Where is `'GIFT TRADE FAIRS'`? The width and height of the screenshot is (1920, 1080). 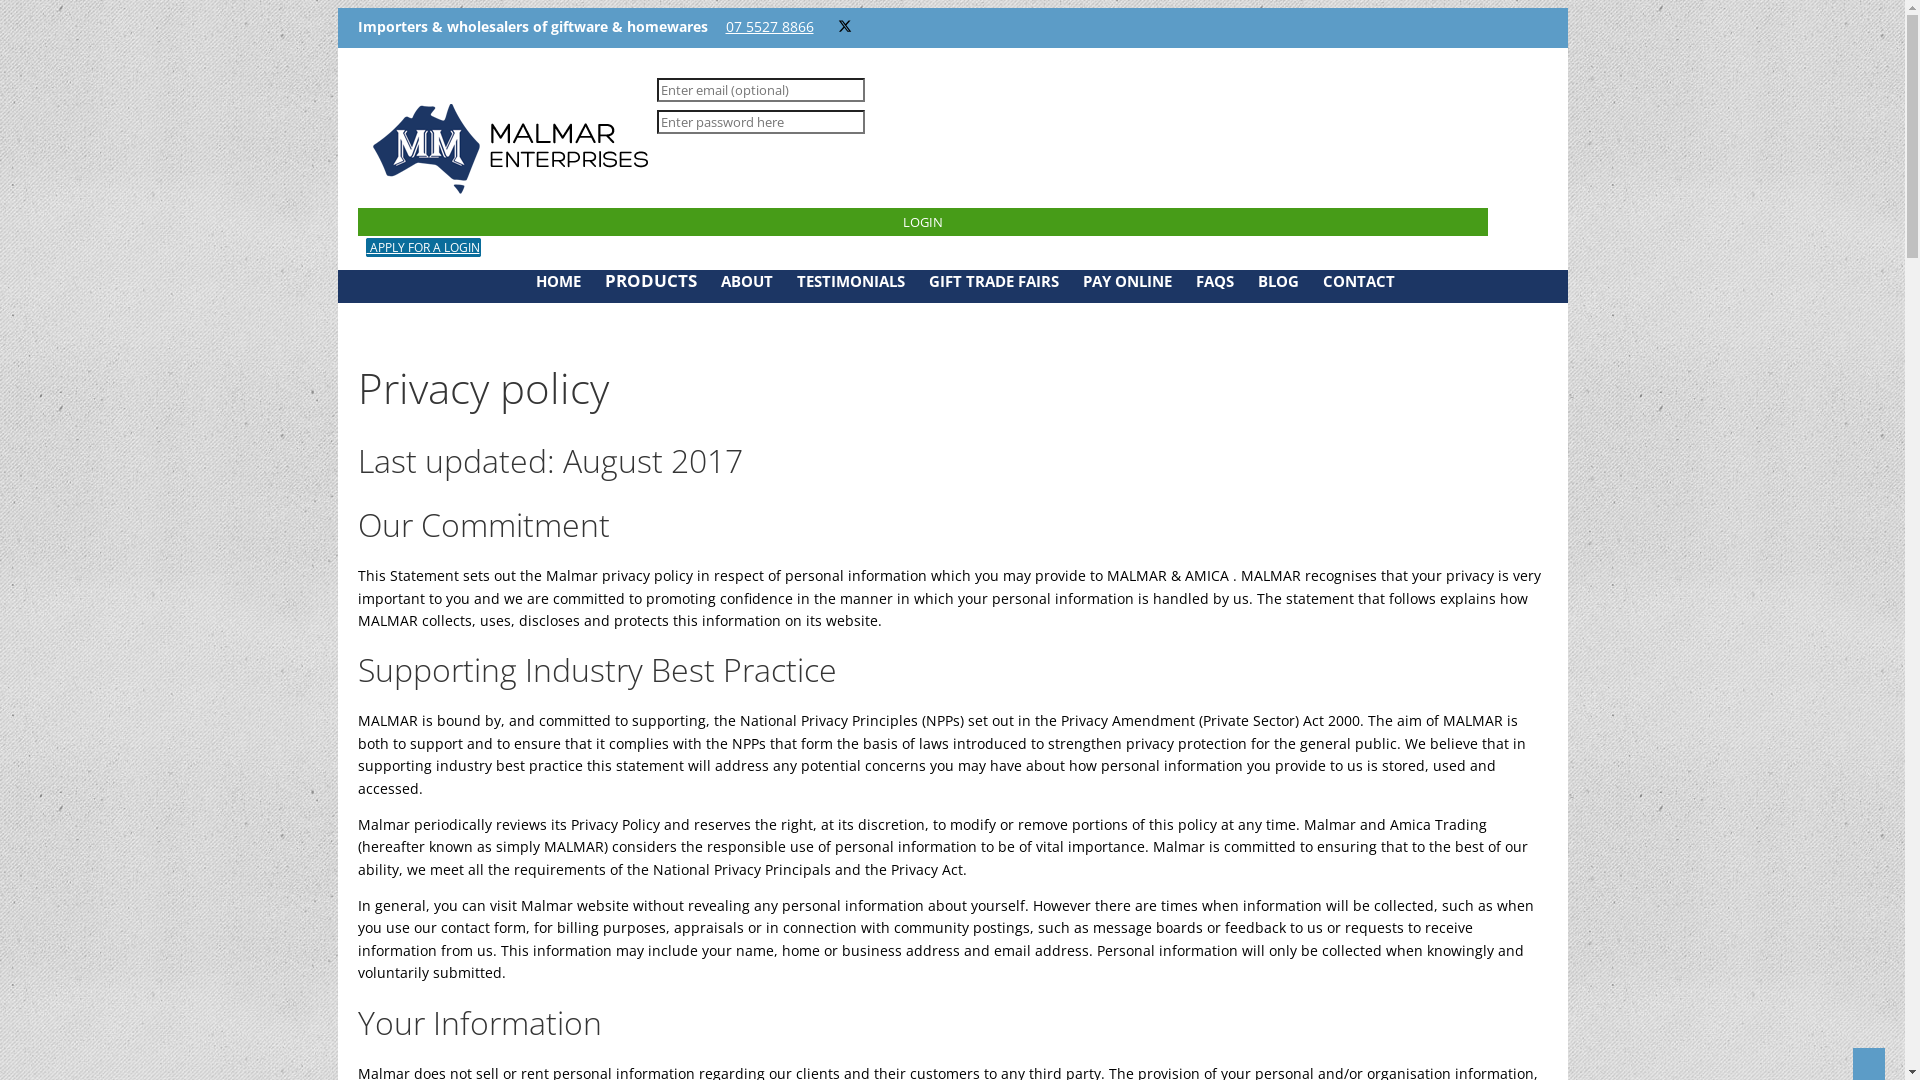
'GIFT TRADE FAIRS' is located at coordinates (926, 281).